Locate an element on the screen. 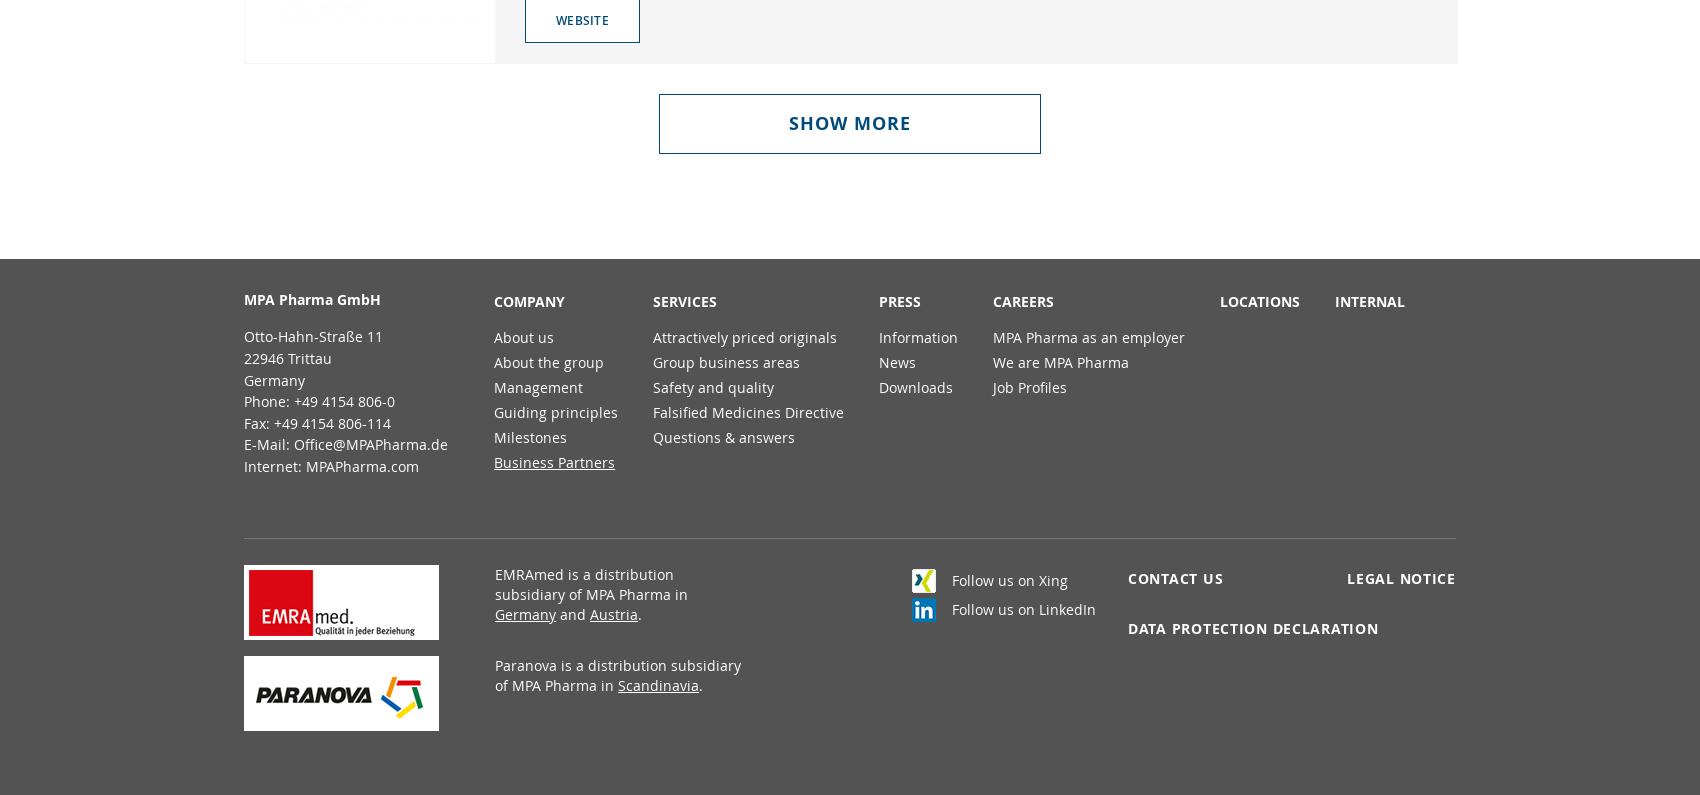 The width and height of the screenshot is (1700, 795). 'Follow us on LinkedIn' is located at coordinates (1022, 607).